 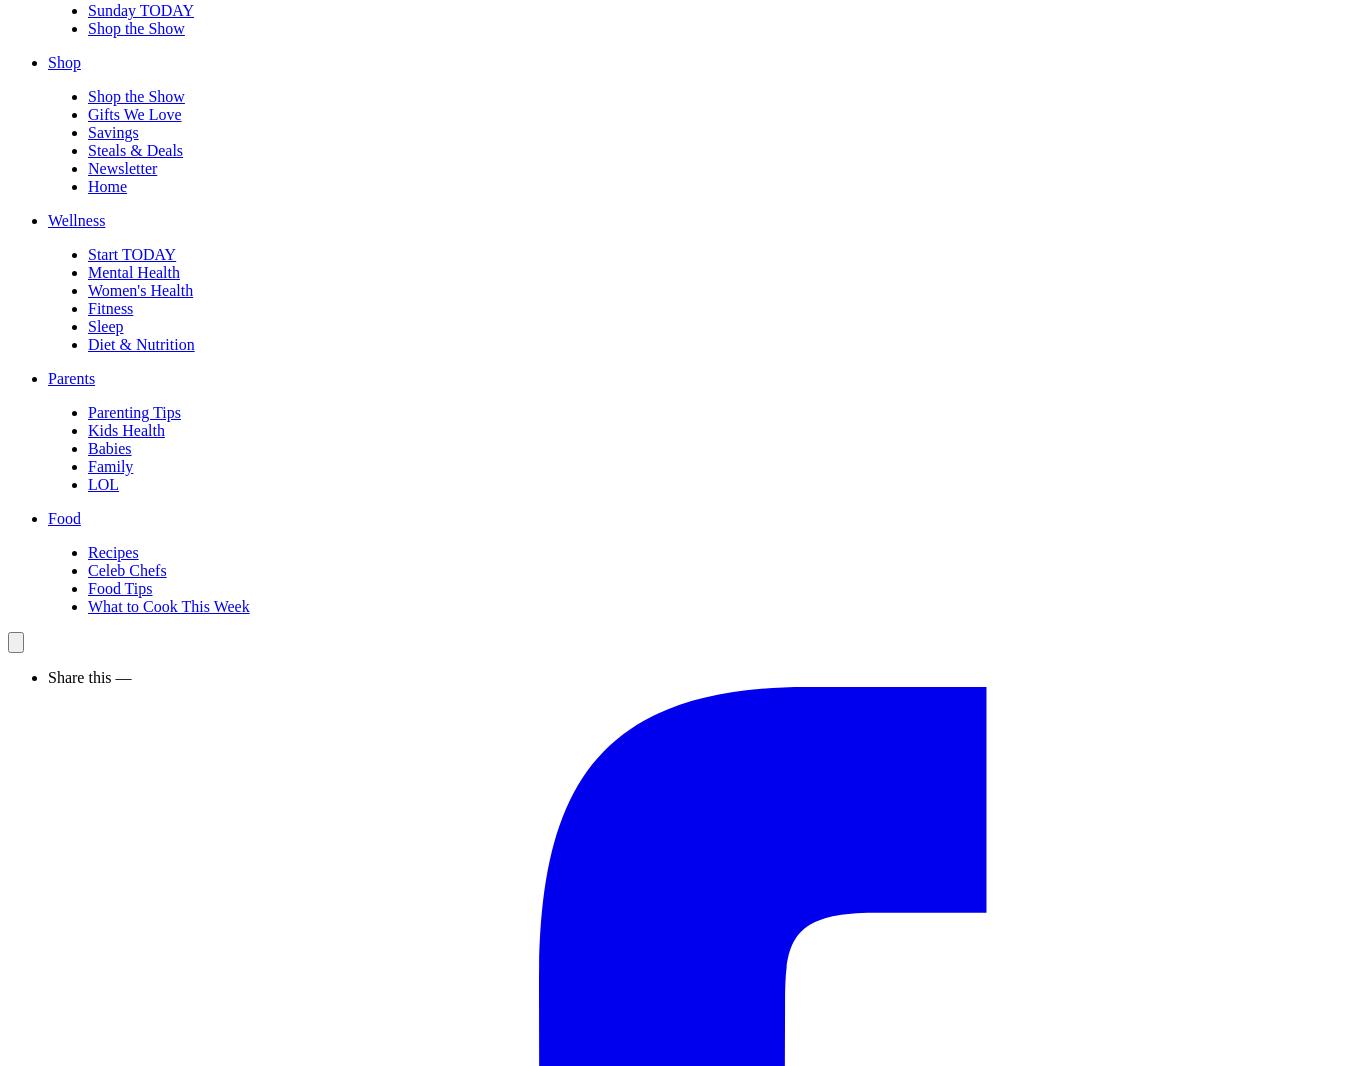 What do you see at coordinates (109, 448) in the screenshot?
I see `'Babies'` at bounding box center [109, 448].